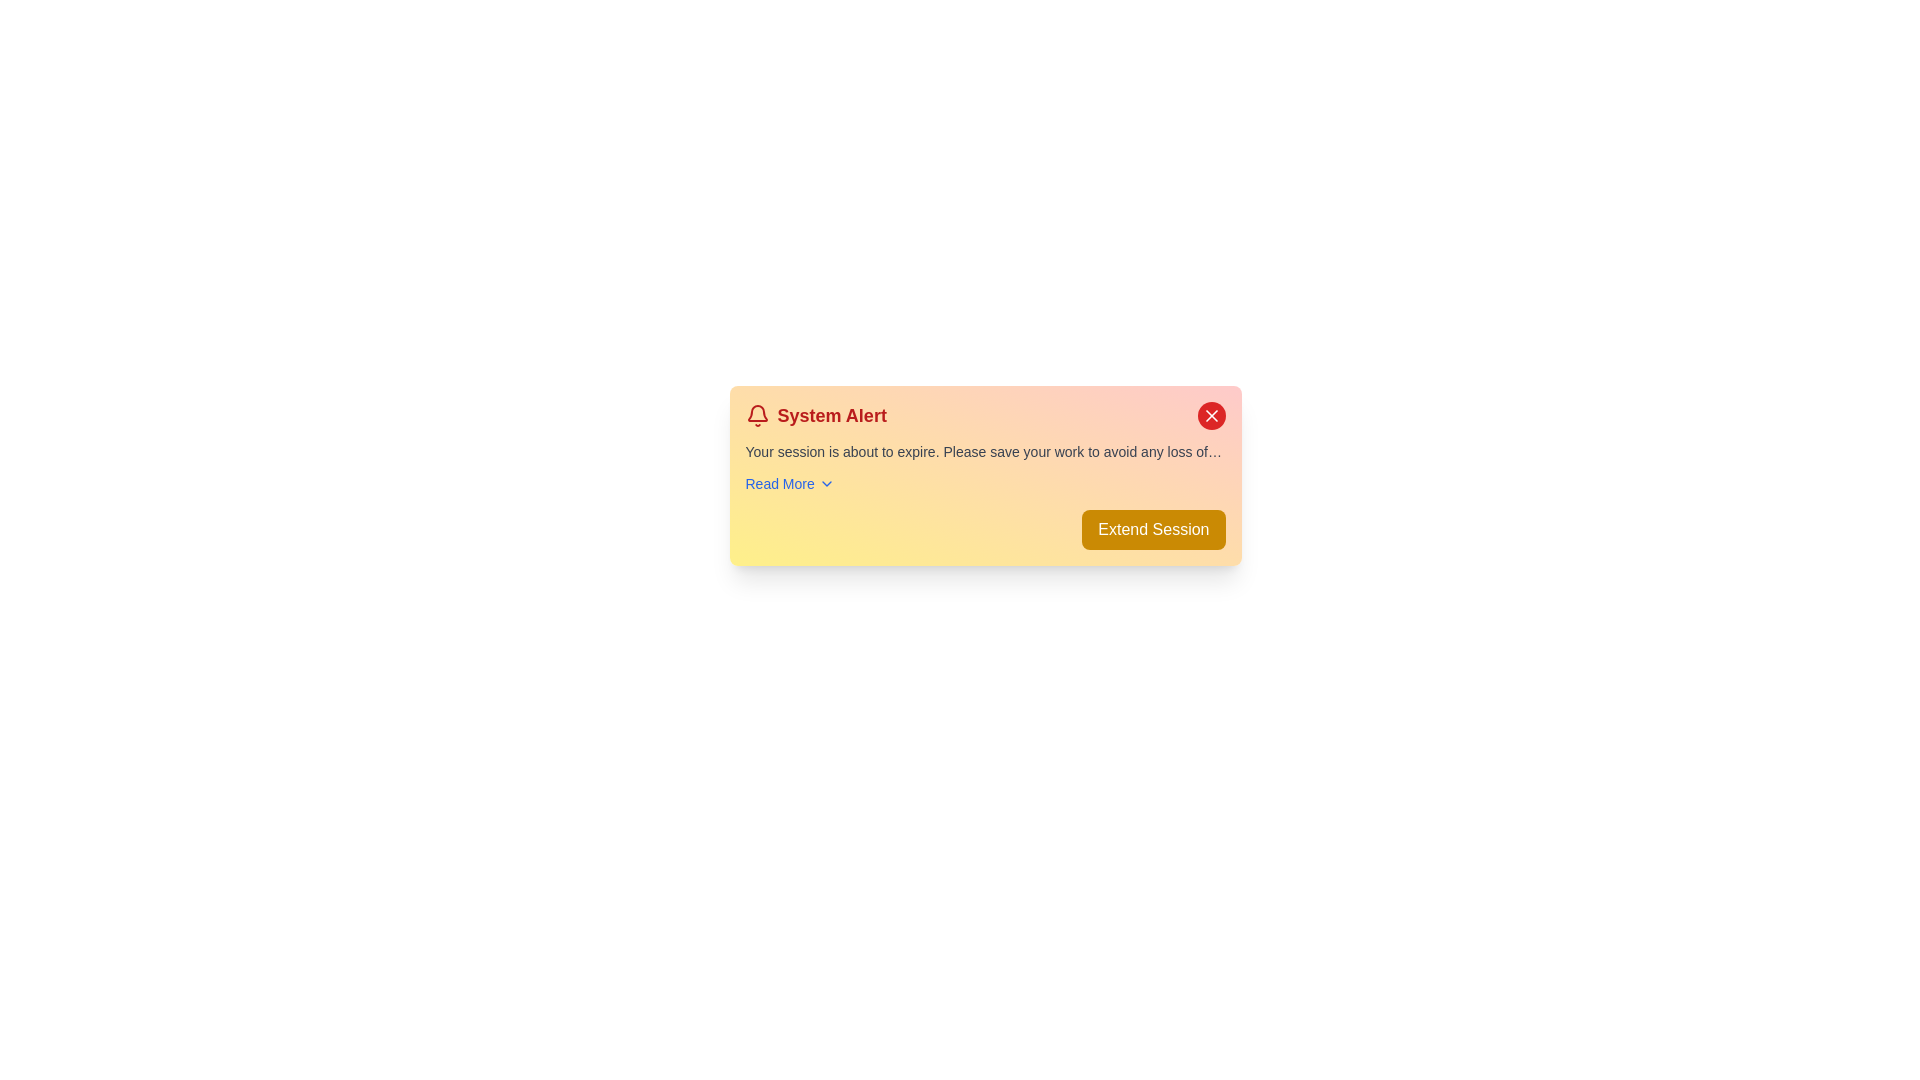  I want to click on the alert text to select it, so click(985, 451).